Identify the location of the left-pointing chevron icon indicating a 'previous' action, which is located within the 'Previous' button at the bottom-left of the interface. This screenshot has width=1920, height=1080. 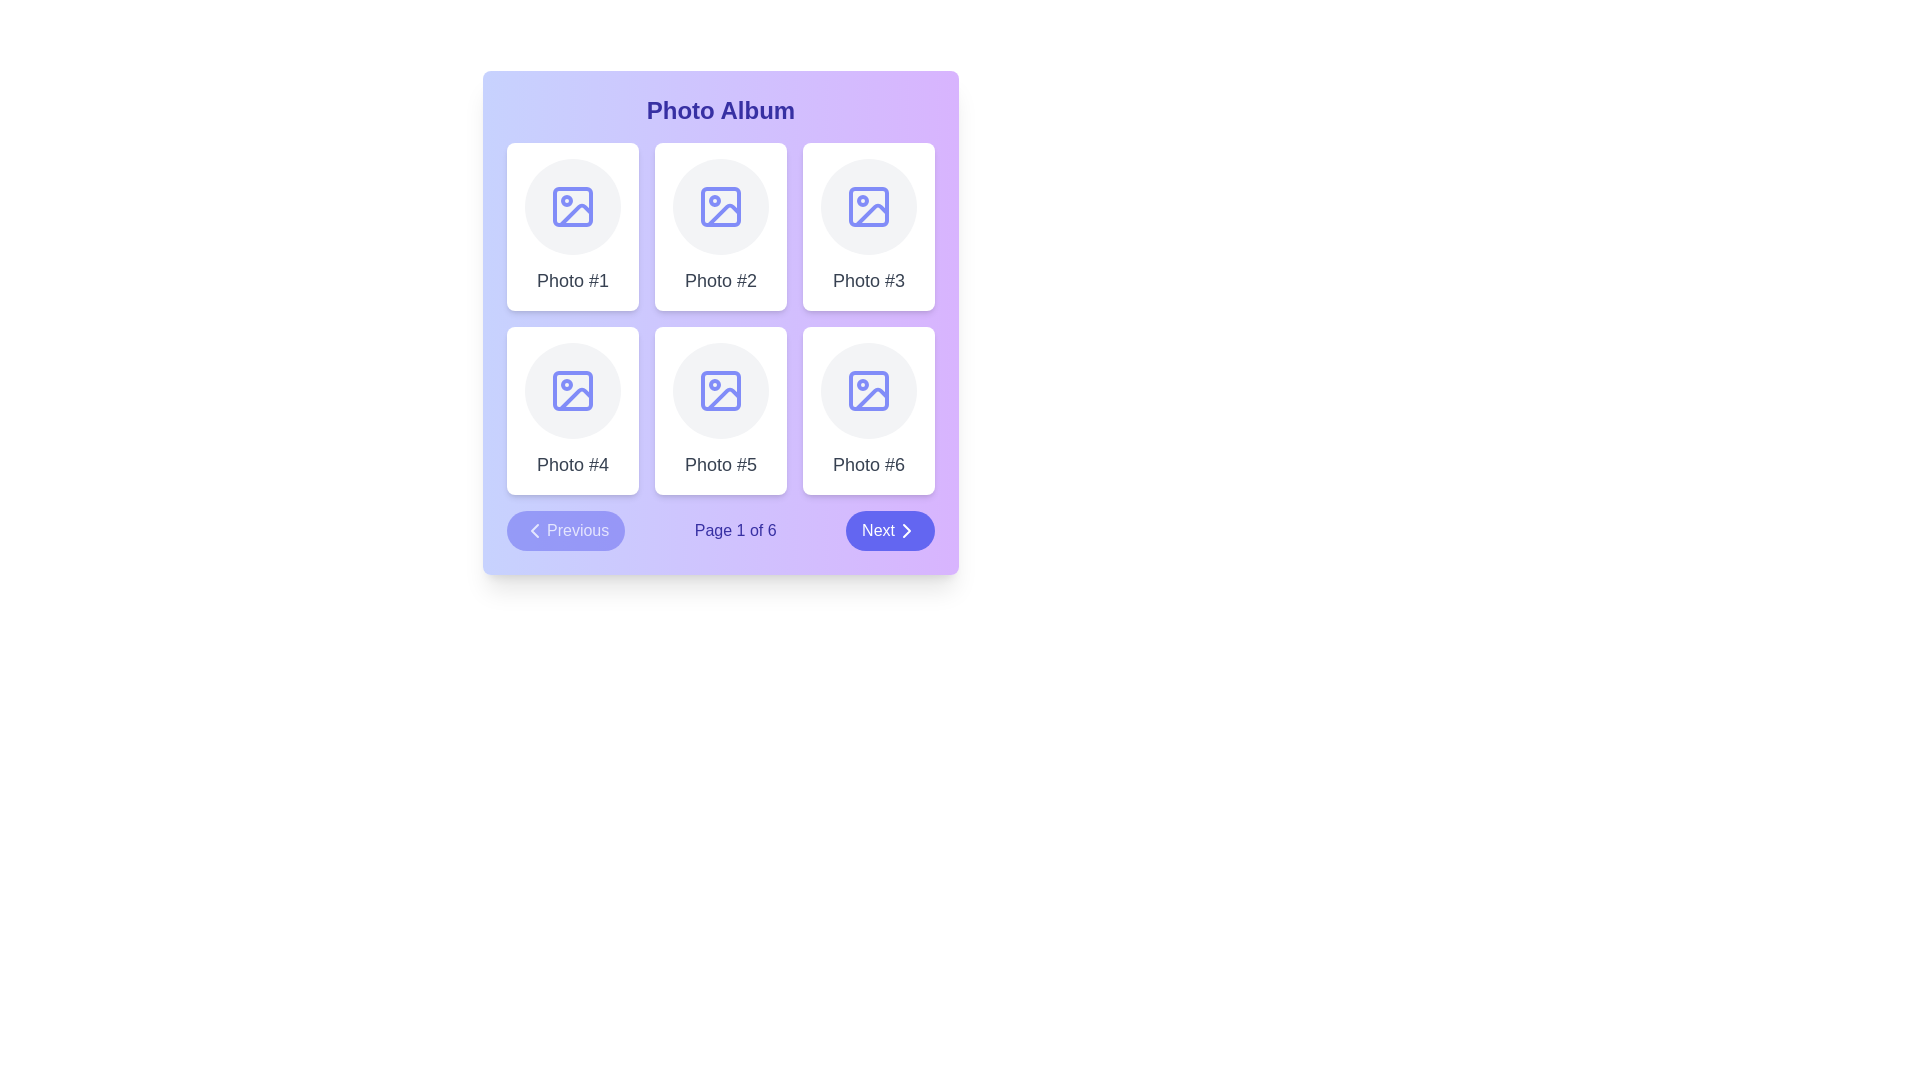
(534, 530).